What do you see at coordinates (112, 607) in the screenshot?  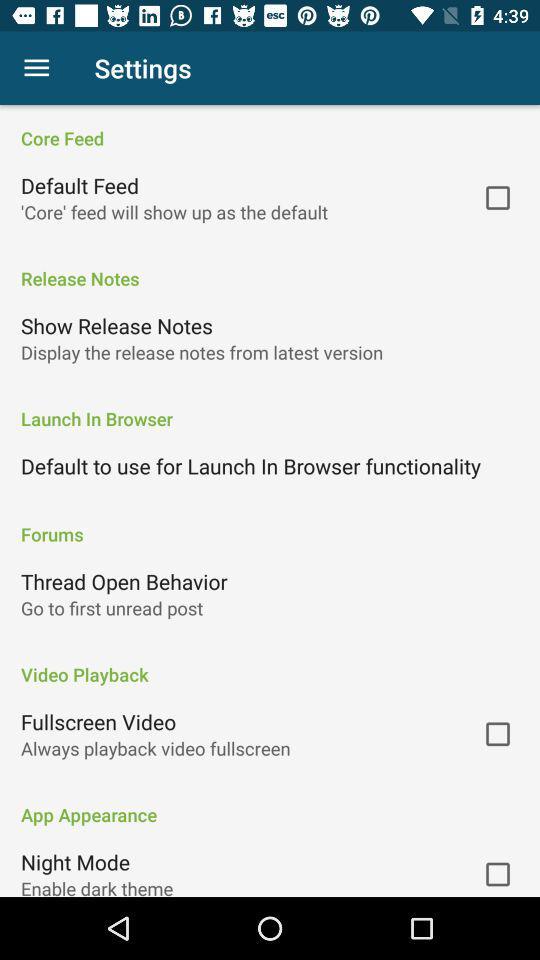 I see `the item below the thread open behavior item` at bounding box center [112, 607].